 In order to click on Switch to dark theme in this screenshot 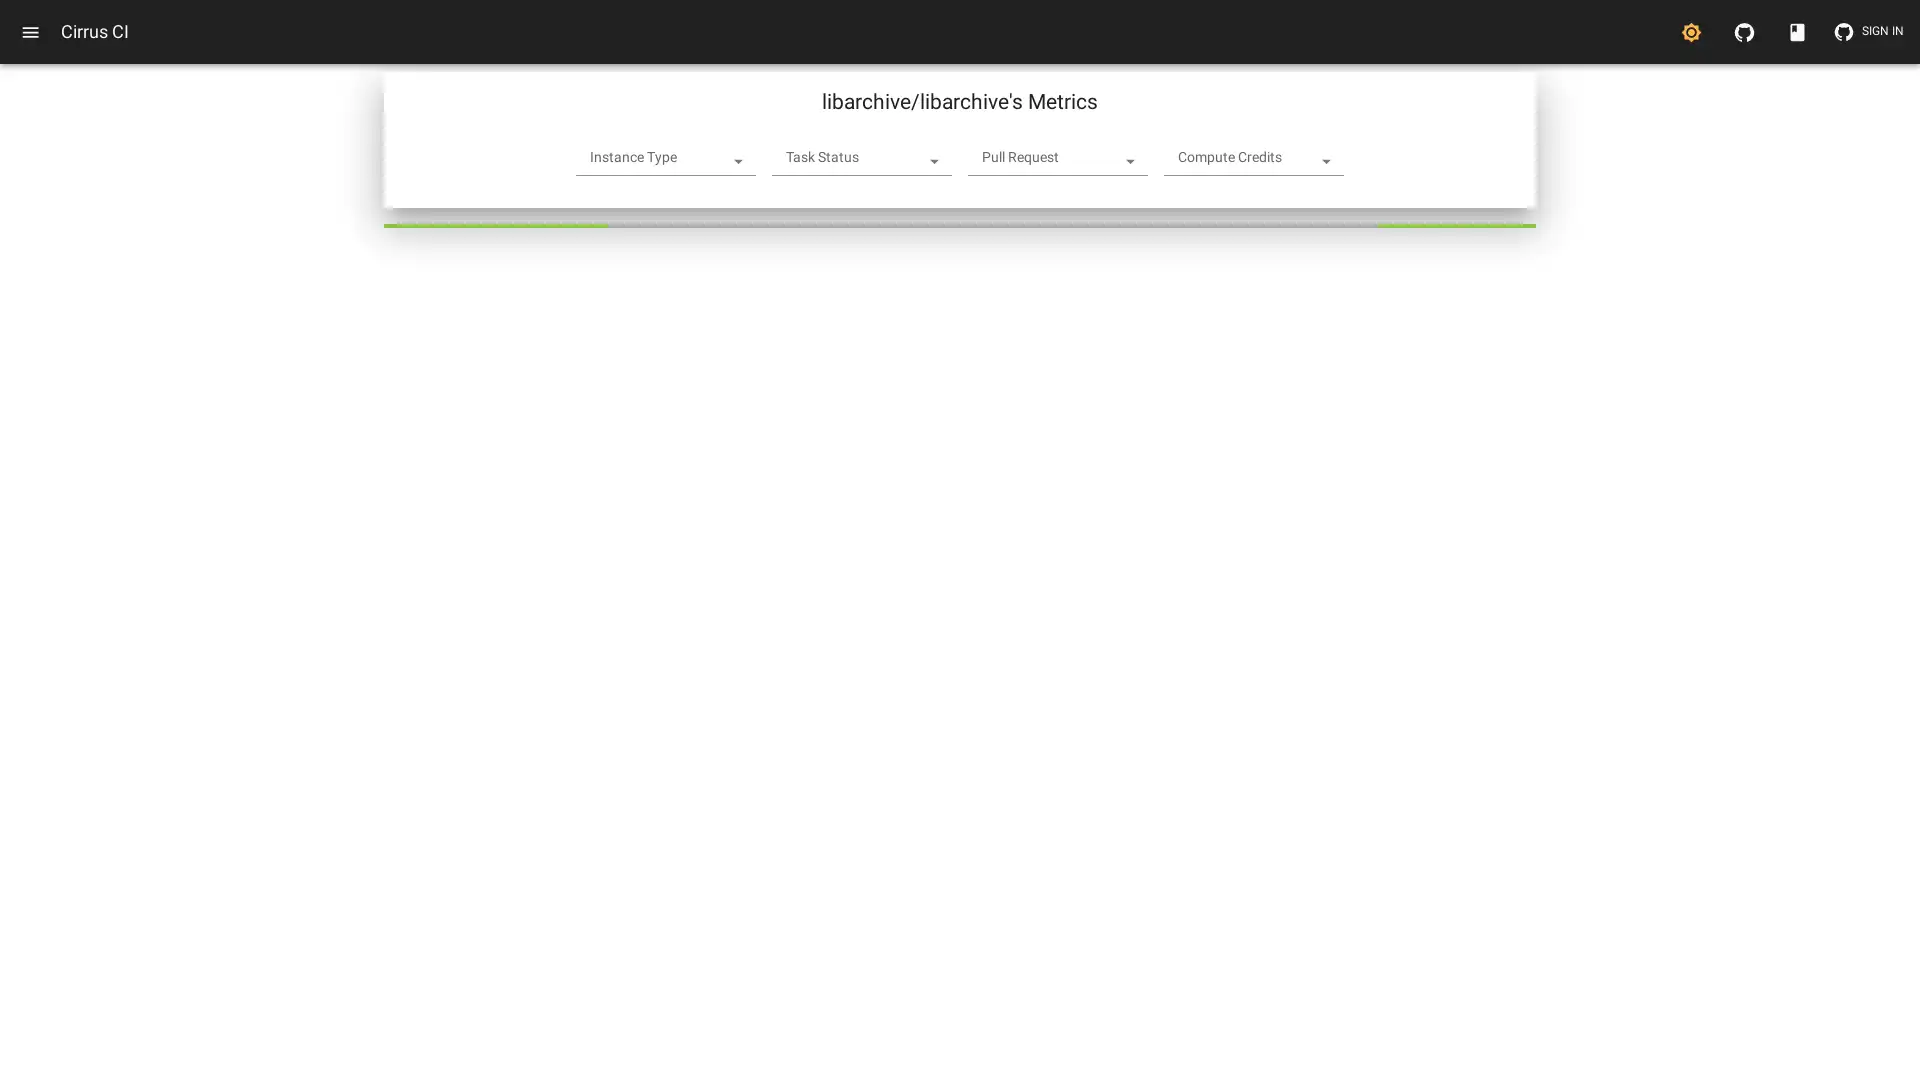, I will do `click(1690, 31)`.